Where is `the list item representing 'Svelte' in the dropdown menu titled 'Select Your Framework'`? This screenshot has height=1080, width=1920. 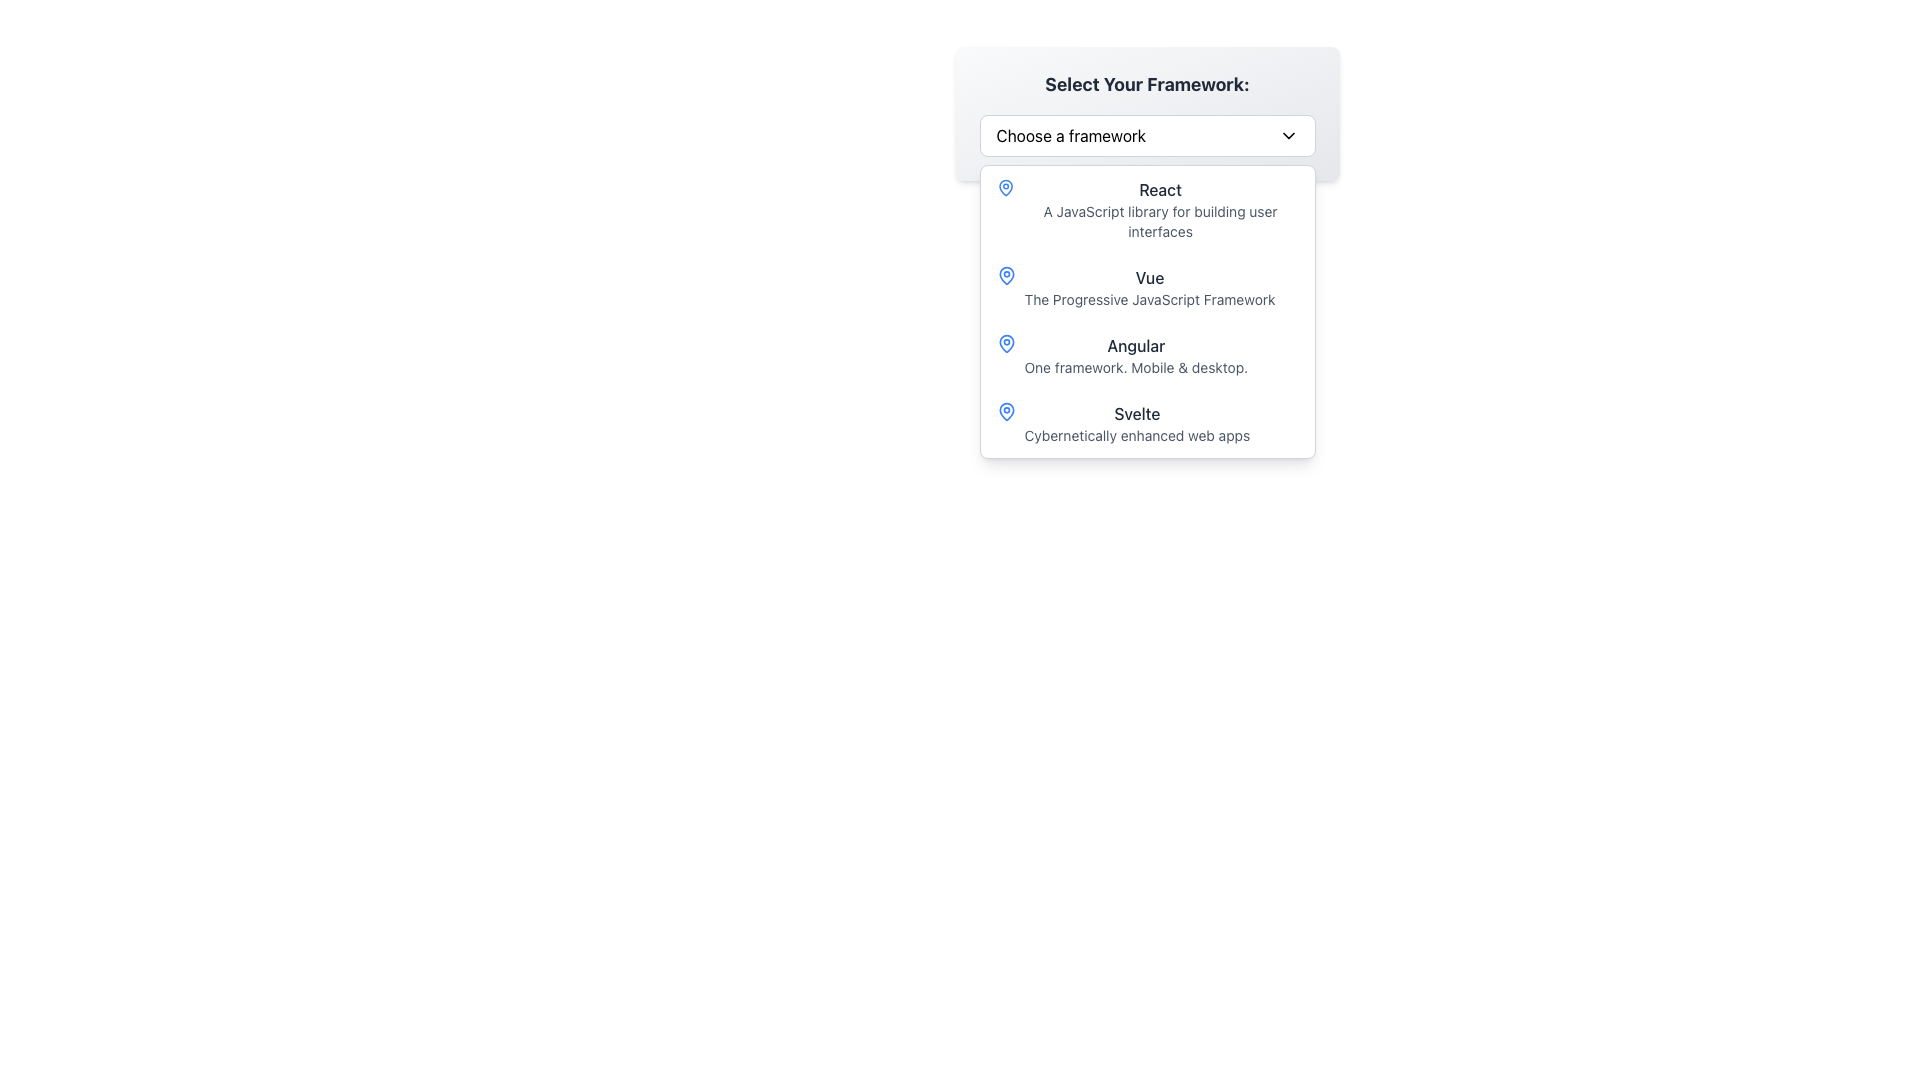 the list item representing 'Svelte' in the dropdown menu titled 'Select Your Framework' is located at coordinates (1147, 423).